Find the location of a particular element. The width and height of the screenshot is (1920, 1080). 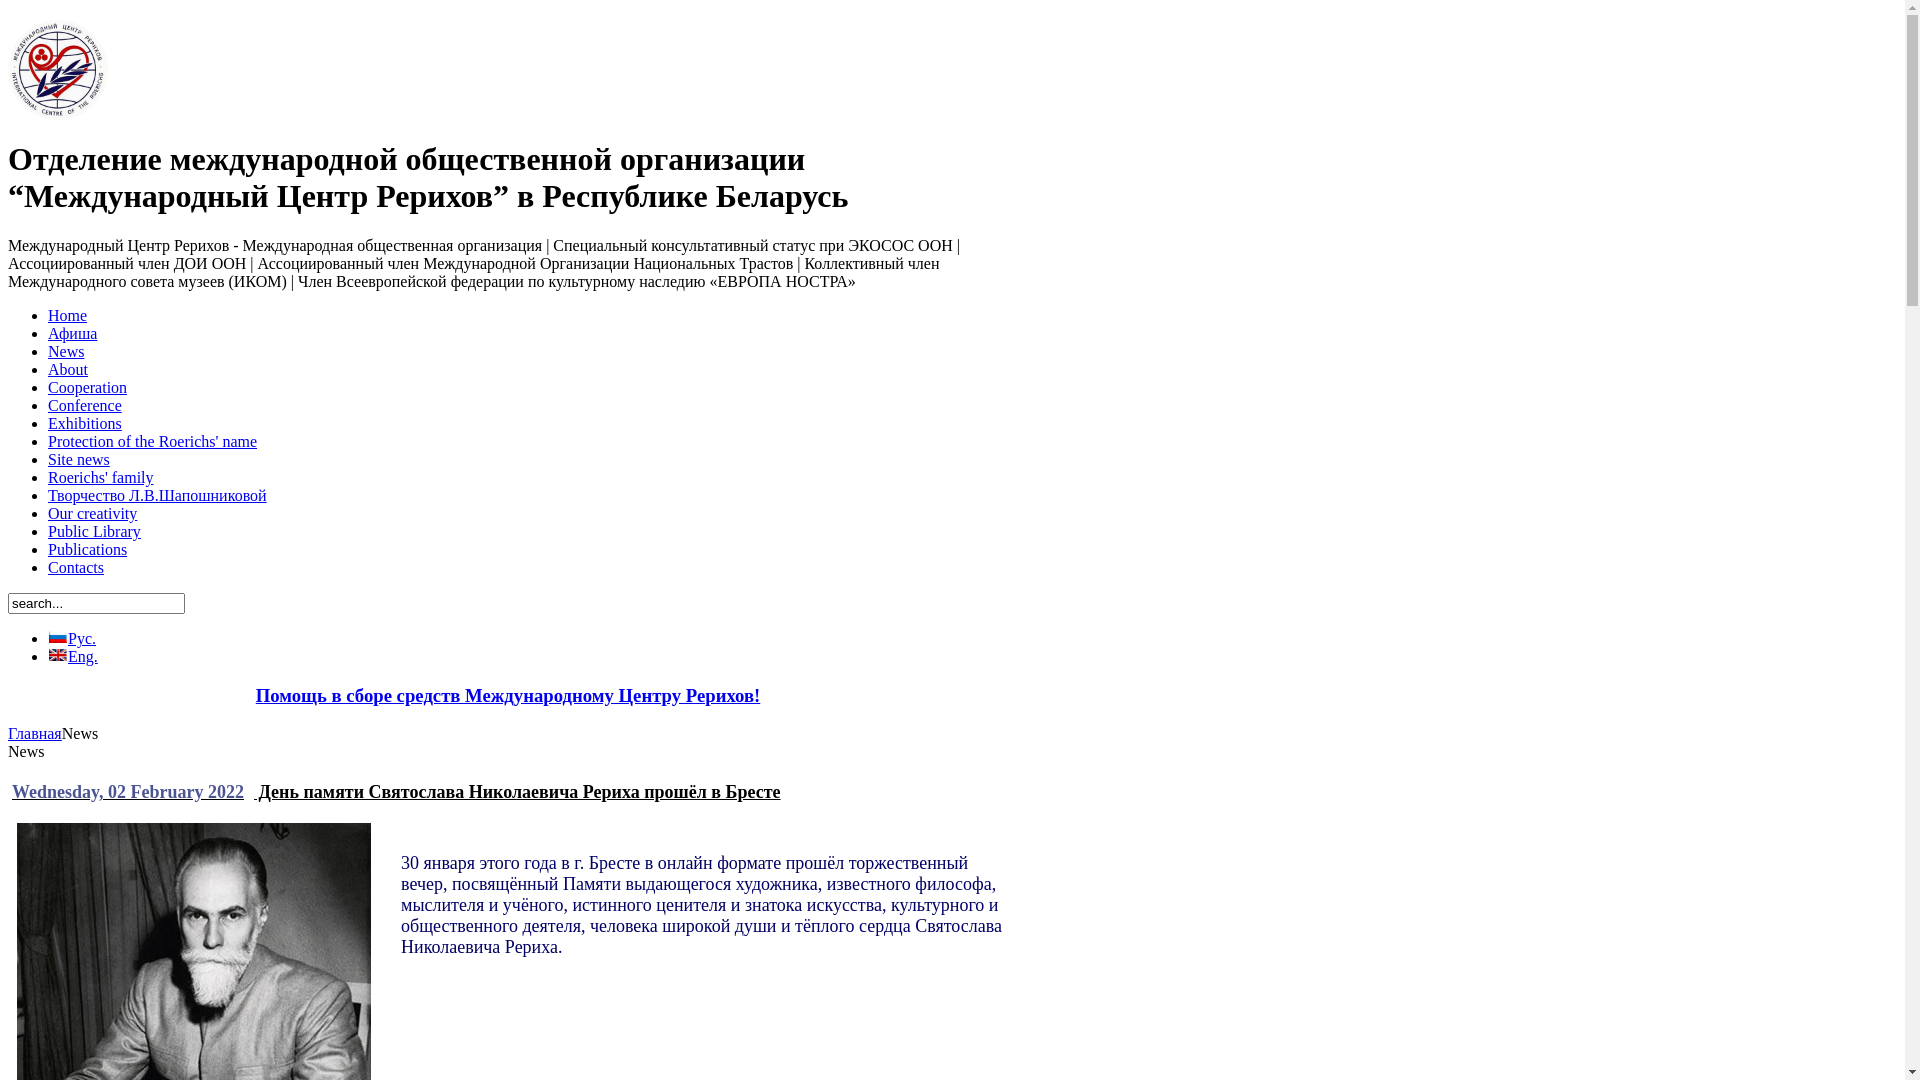

'Eng.' is located at coordinates (72, 656).